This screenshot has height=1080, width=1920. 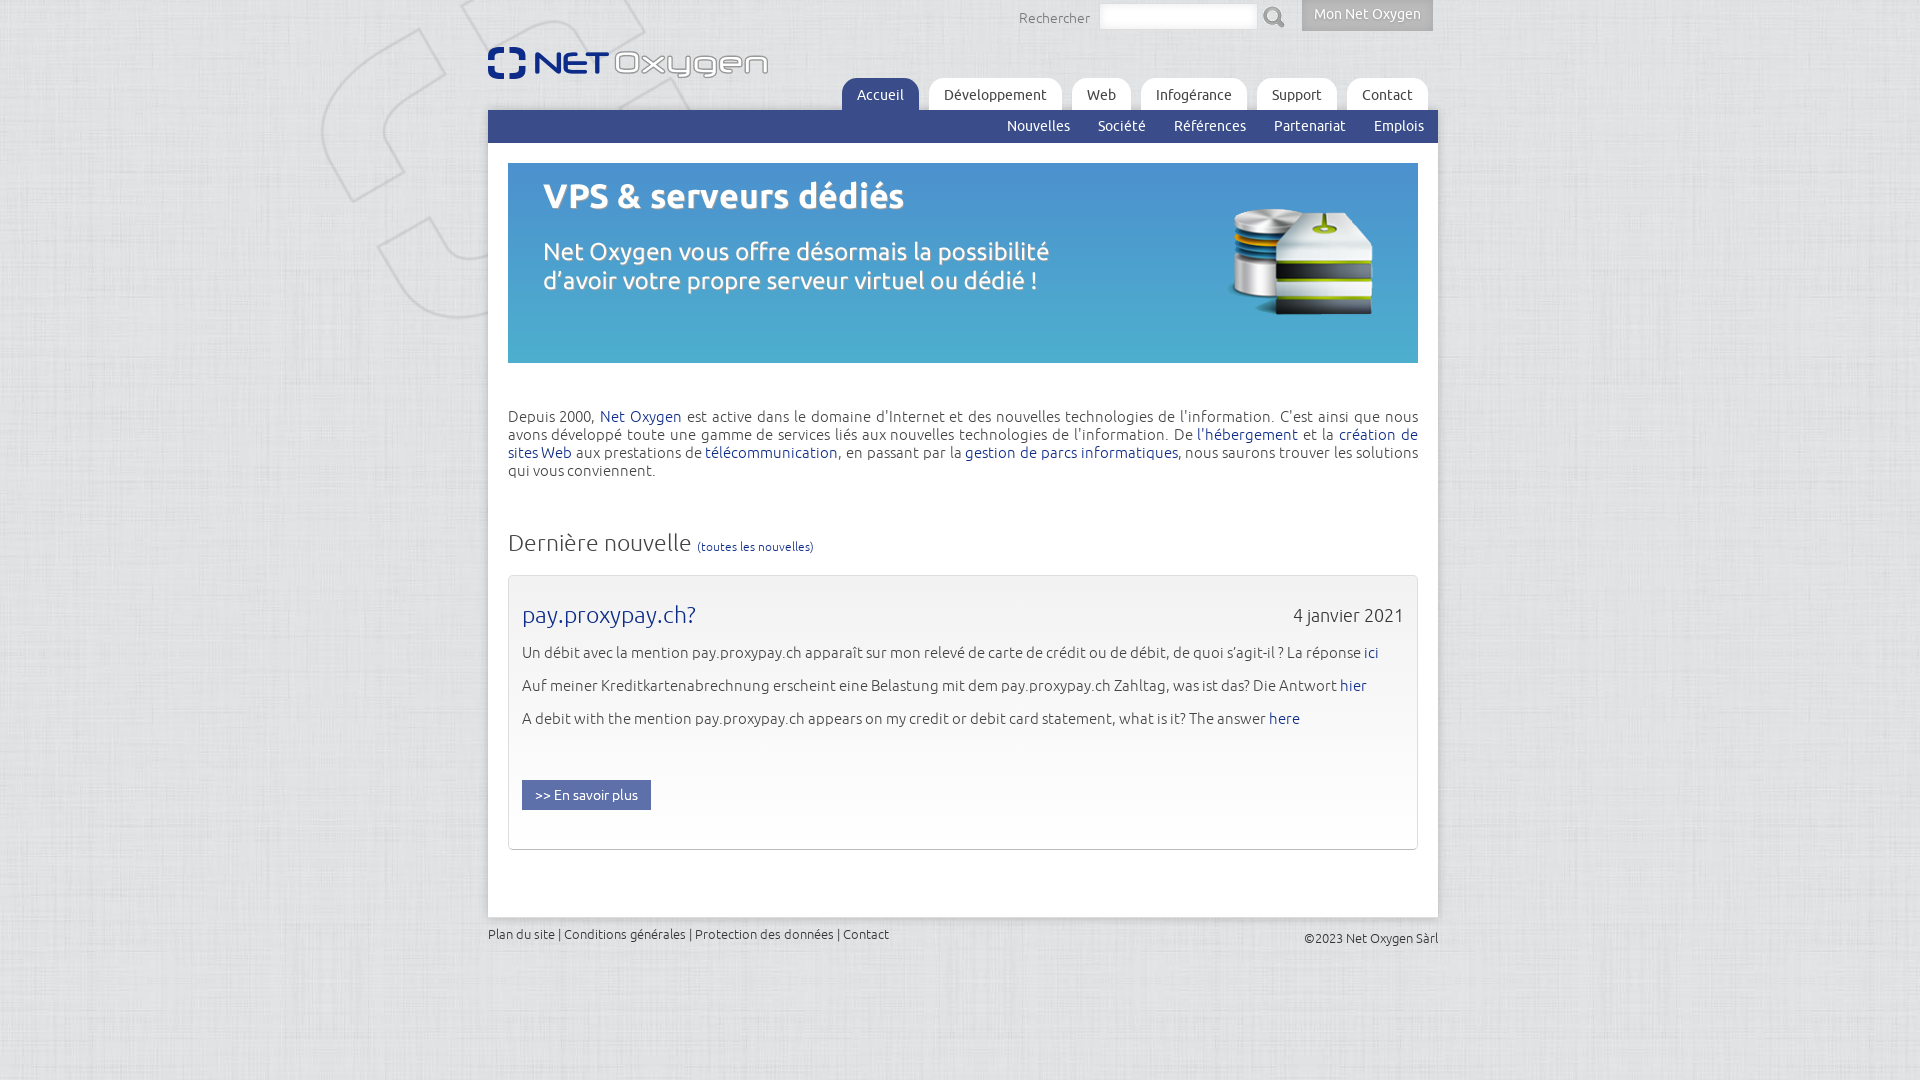 I want to click on 'Net Oxygen logo', so click(x=643, y=67).